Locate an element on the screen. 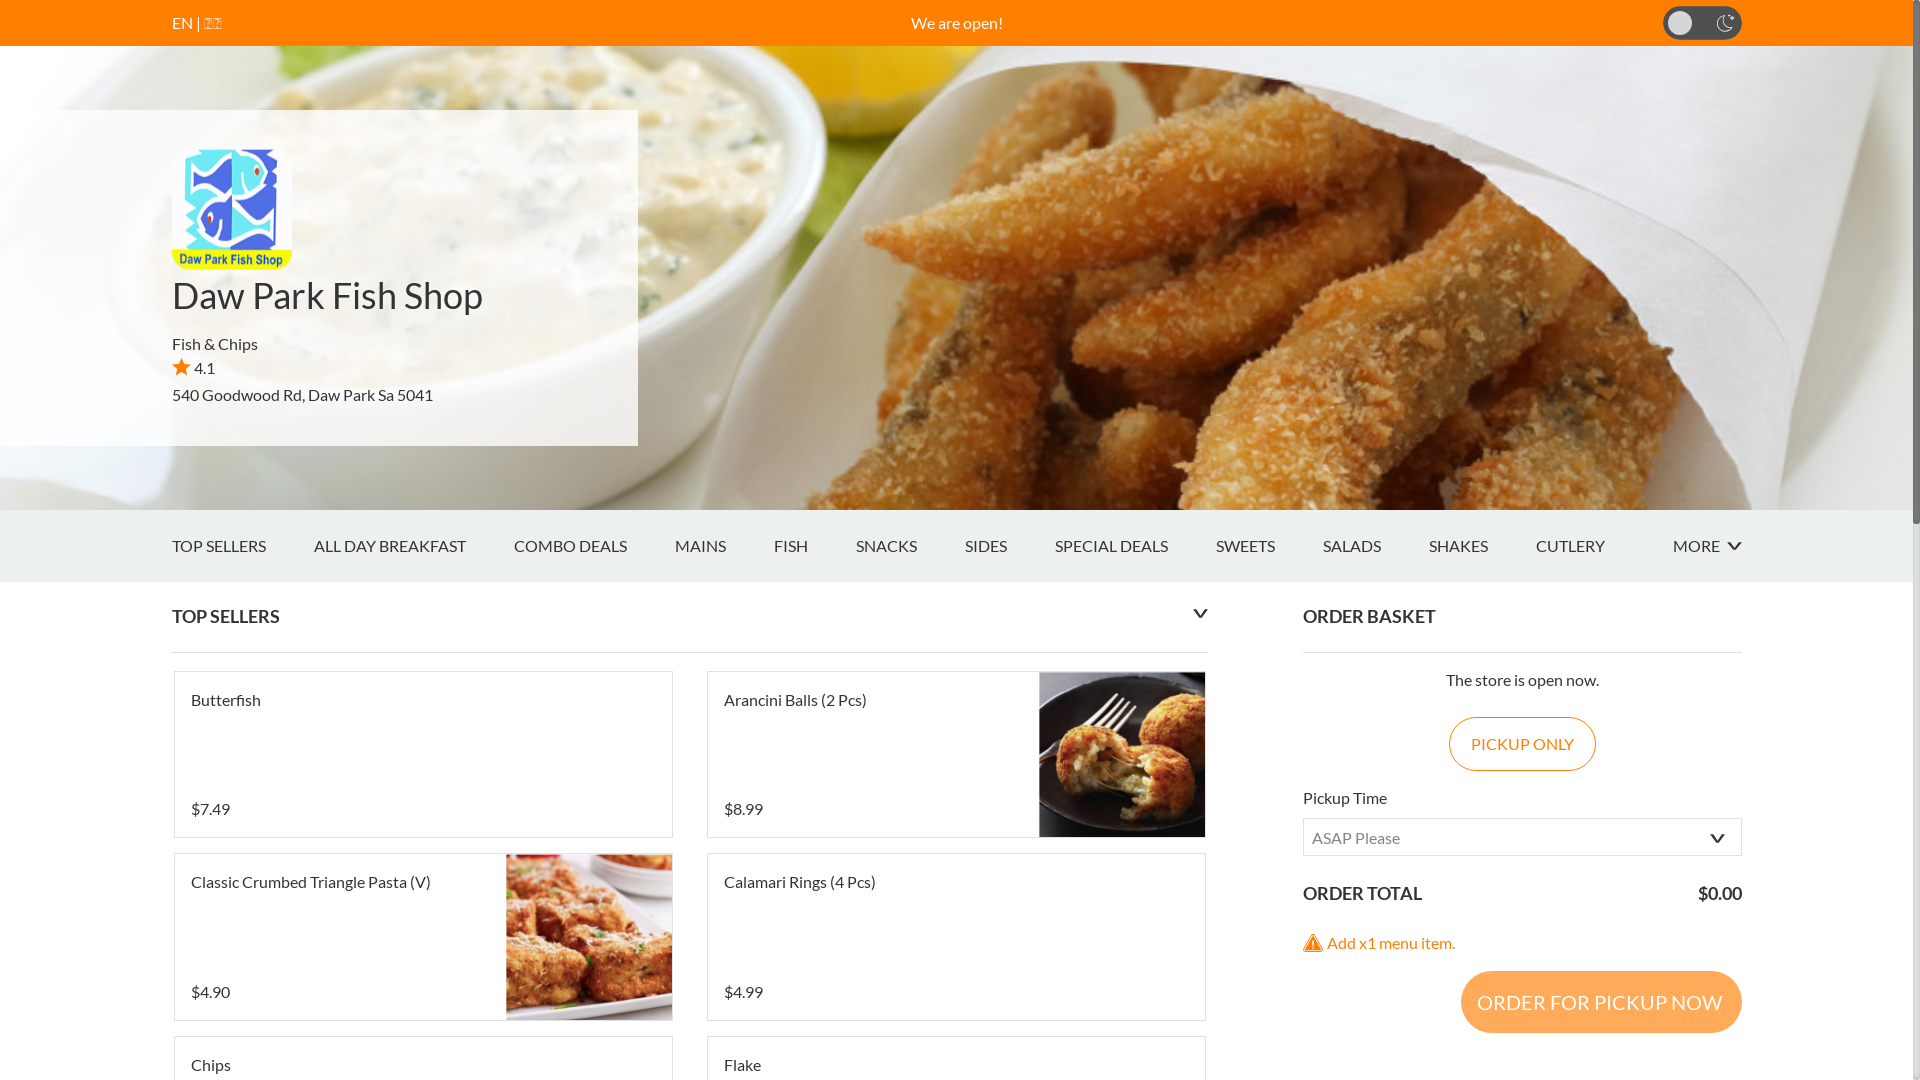  'SPECIAL DEALS' is located at coordinates (1134, 546).